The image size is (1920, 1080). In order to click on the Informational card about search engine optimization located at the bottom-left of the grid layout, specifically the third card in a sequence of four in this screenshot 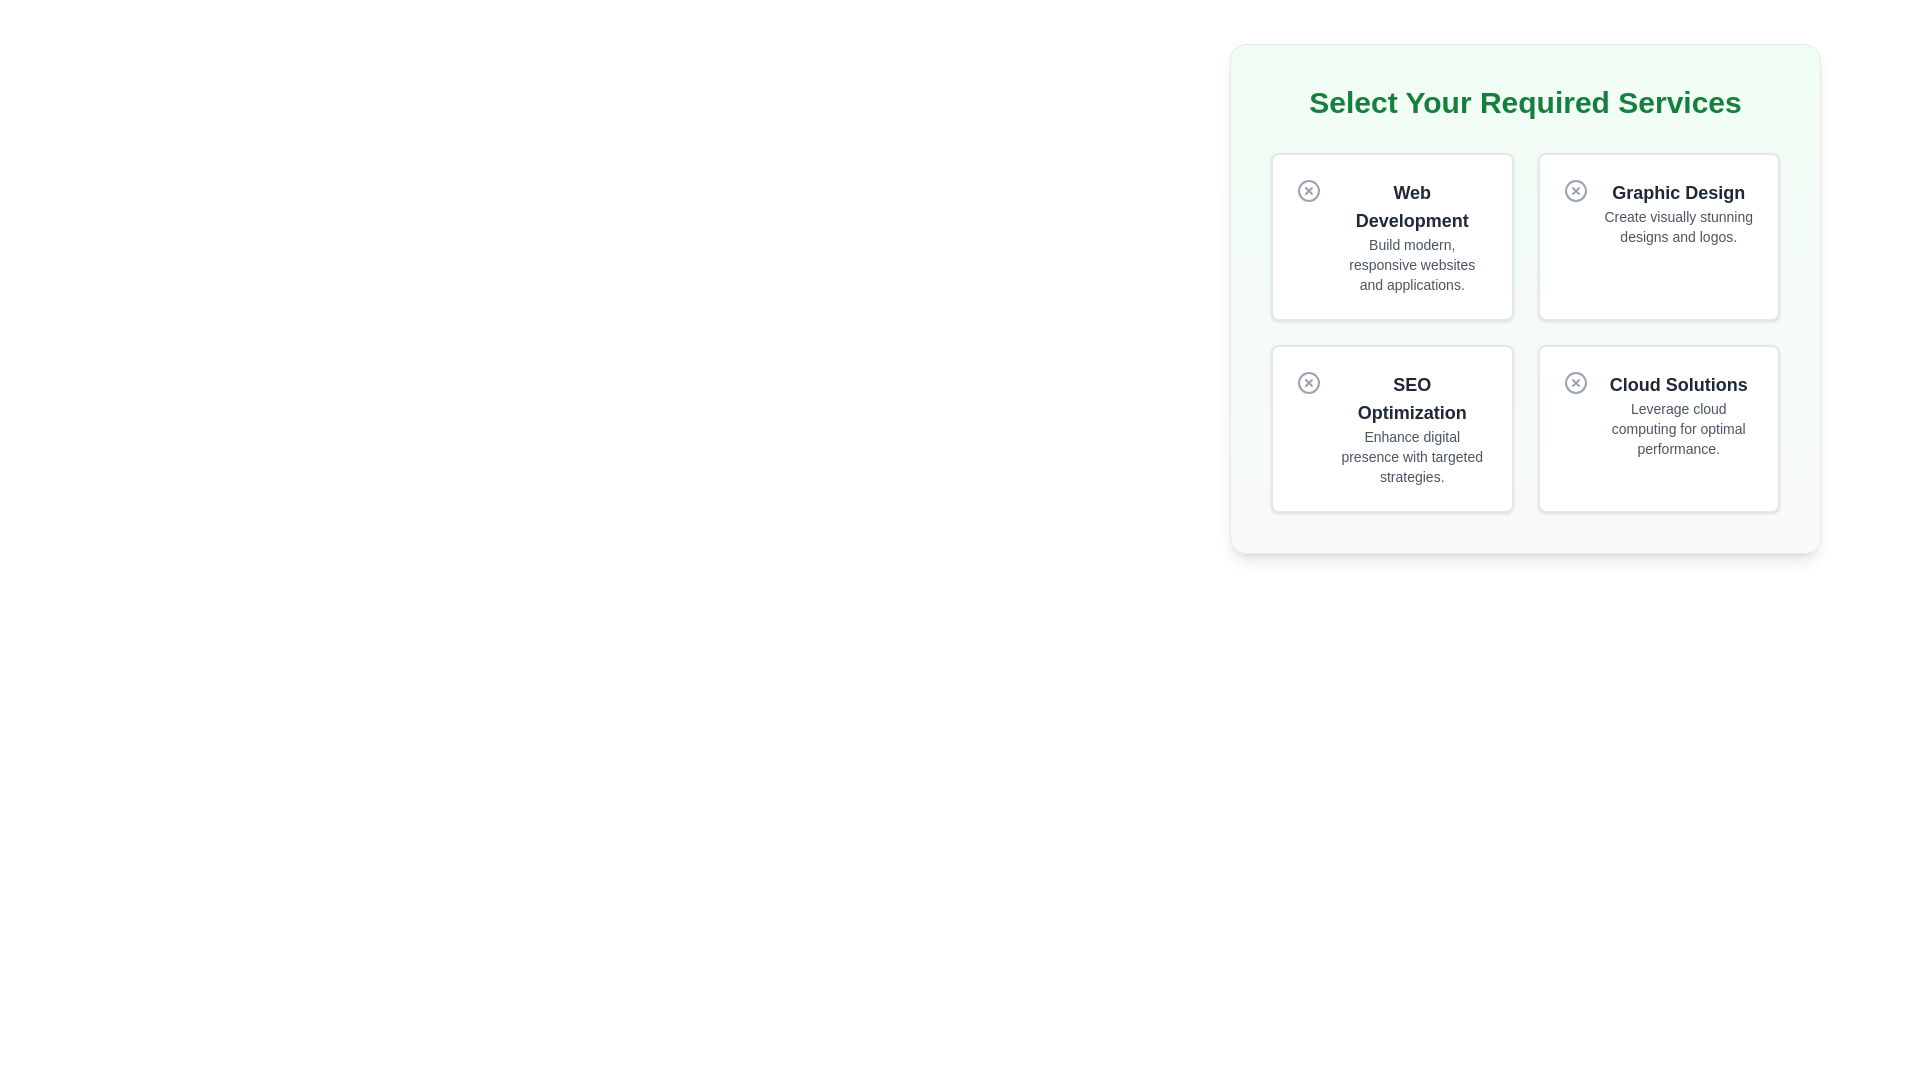, I will do `click(1391, 427)`.